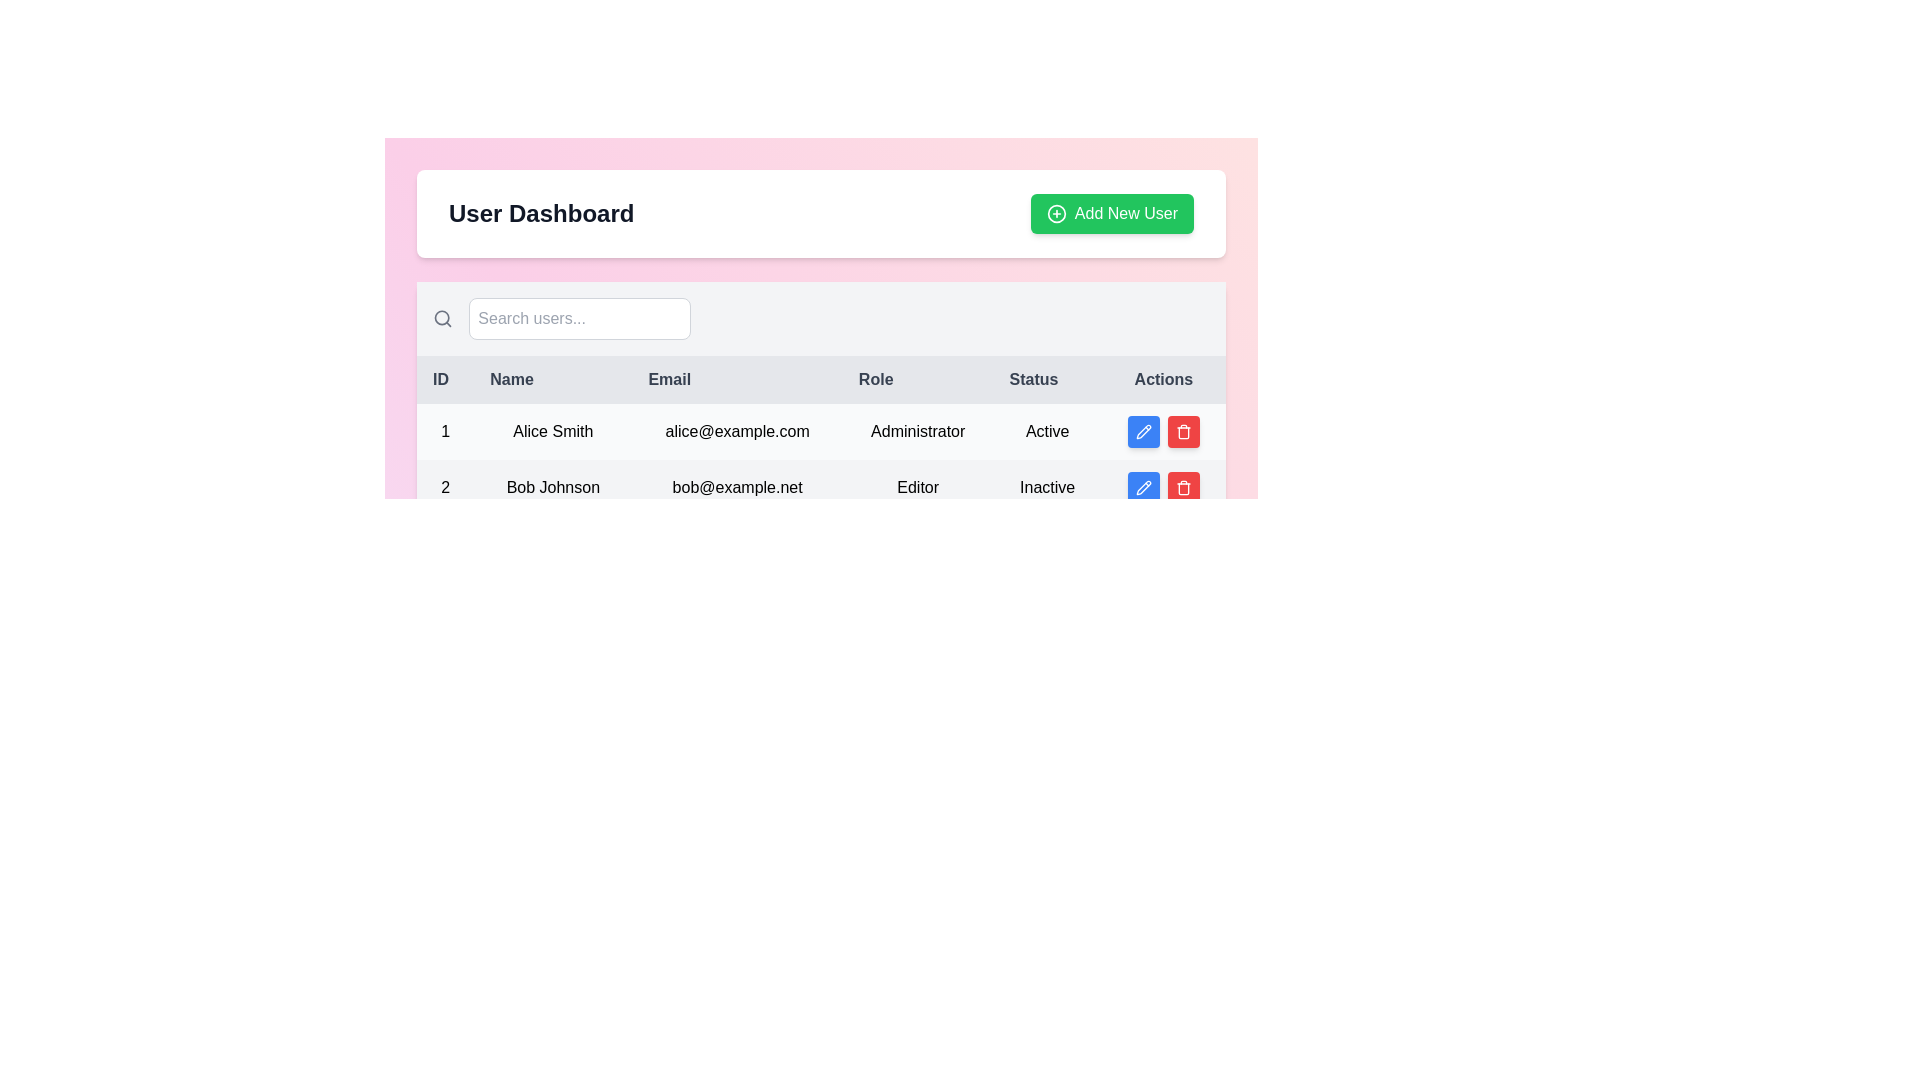  Describe the element at coordinates (1163, 380) in the screenshot. I see `'Actions' text label, which is a header for the 'Actions' column in a table-like structure, located at the top of the column to the right of the 'Status' column` at that location.